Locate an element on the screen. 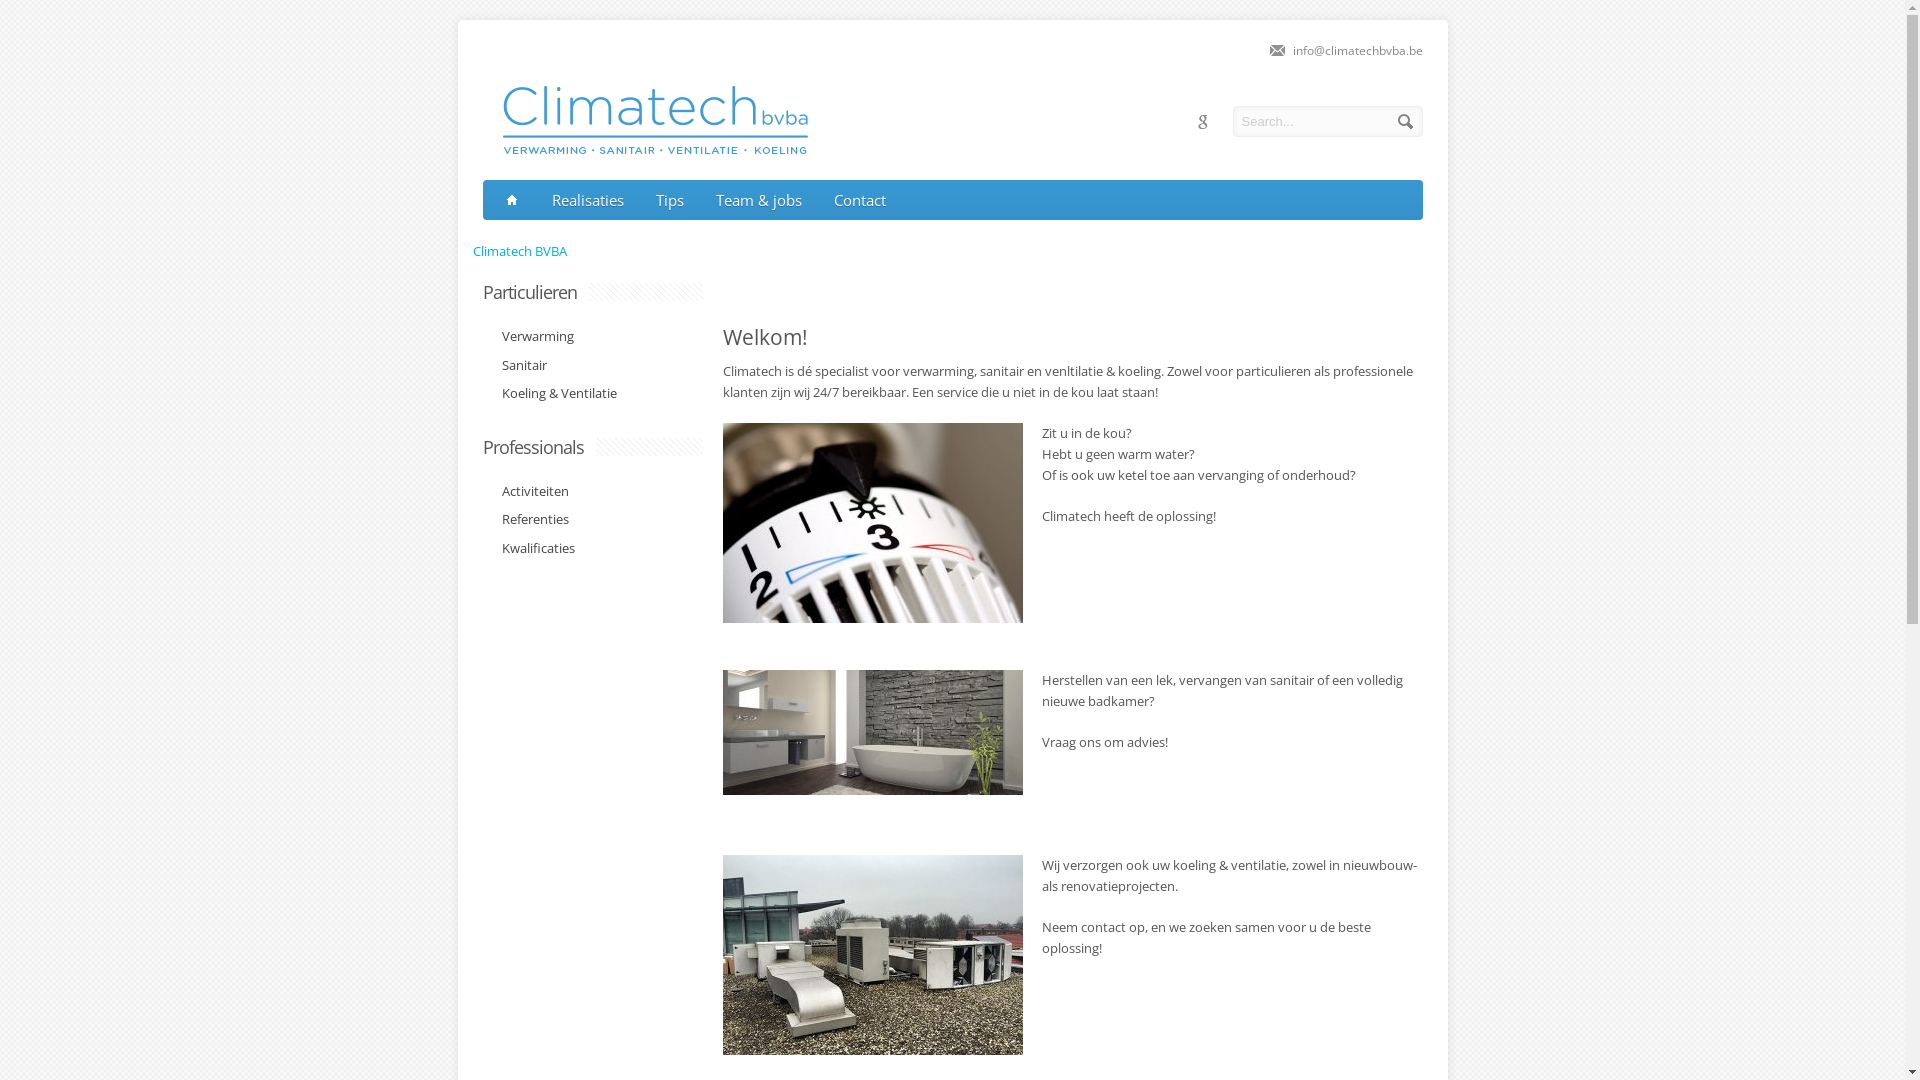  'Climatech BVBA' is located at coordinates (470, 249).